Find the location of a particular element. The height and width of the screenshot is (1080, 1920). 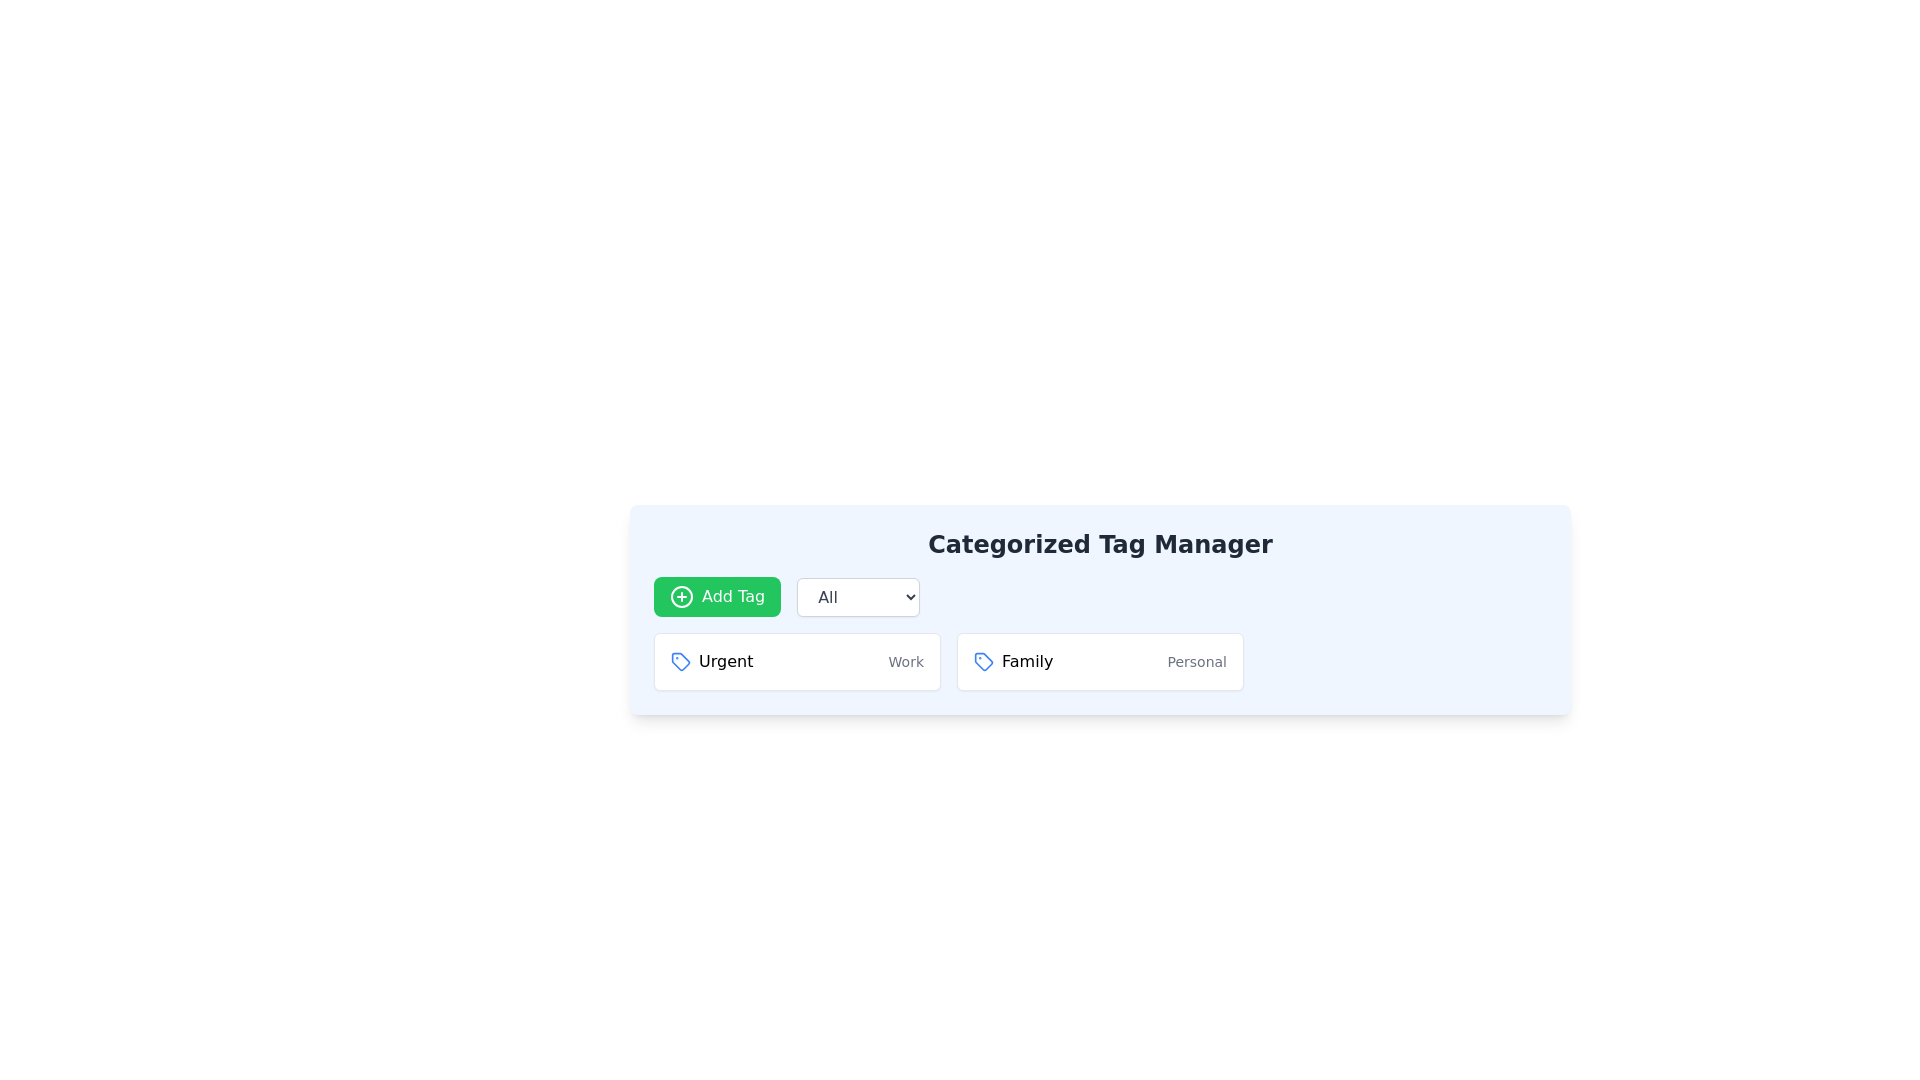

the appearance of the small tag icon with a blue outline located to the left of the label 'Family' in the 'Categorized Tag Manager' UI is located at coordinates (983, 662).